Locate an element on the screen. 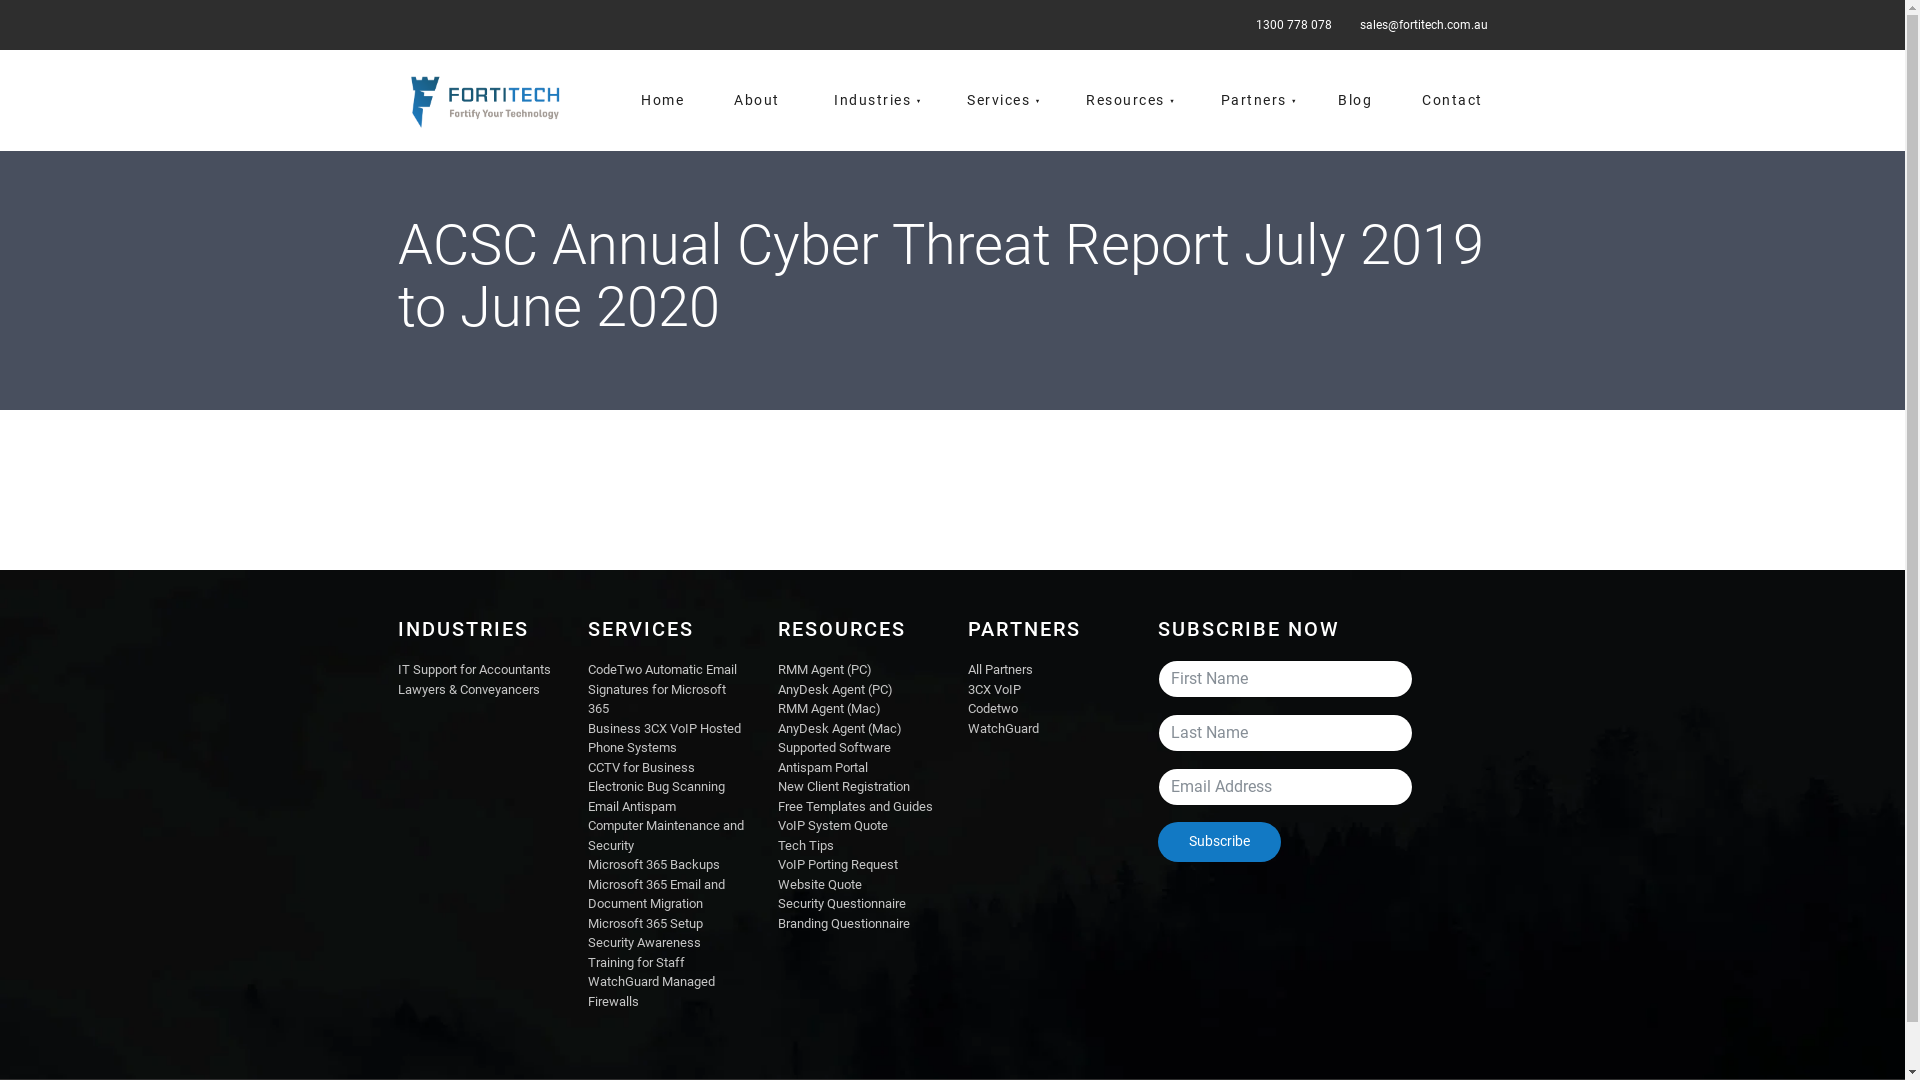 This screenshot has width=1920, height=1080. 'VoIP Porting Request' is located at coordinates (776, 863).